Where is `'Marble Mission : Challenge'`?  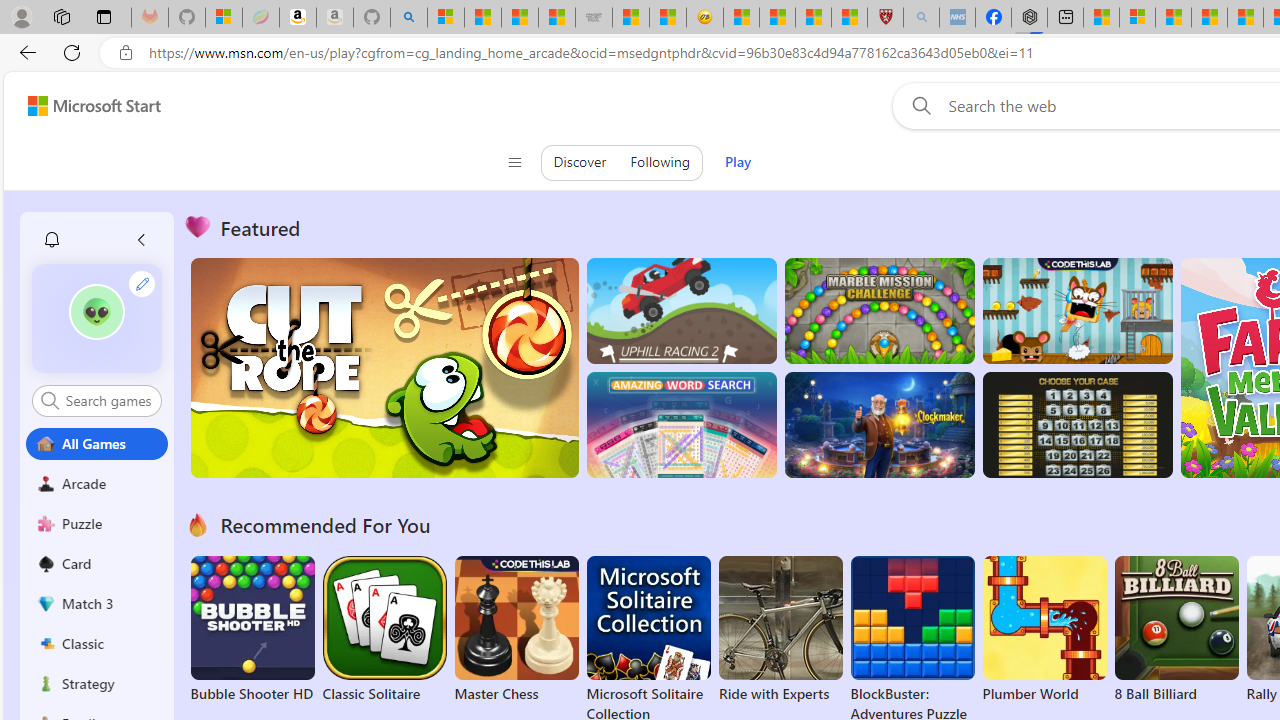
'Marble Mission : Challenge' is located at coordinates (879, 311).